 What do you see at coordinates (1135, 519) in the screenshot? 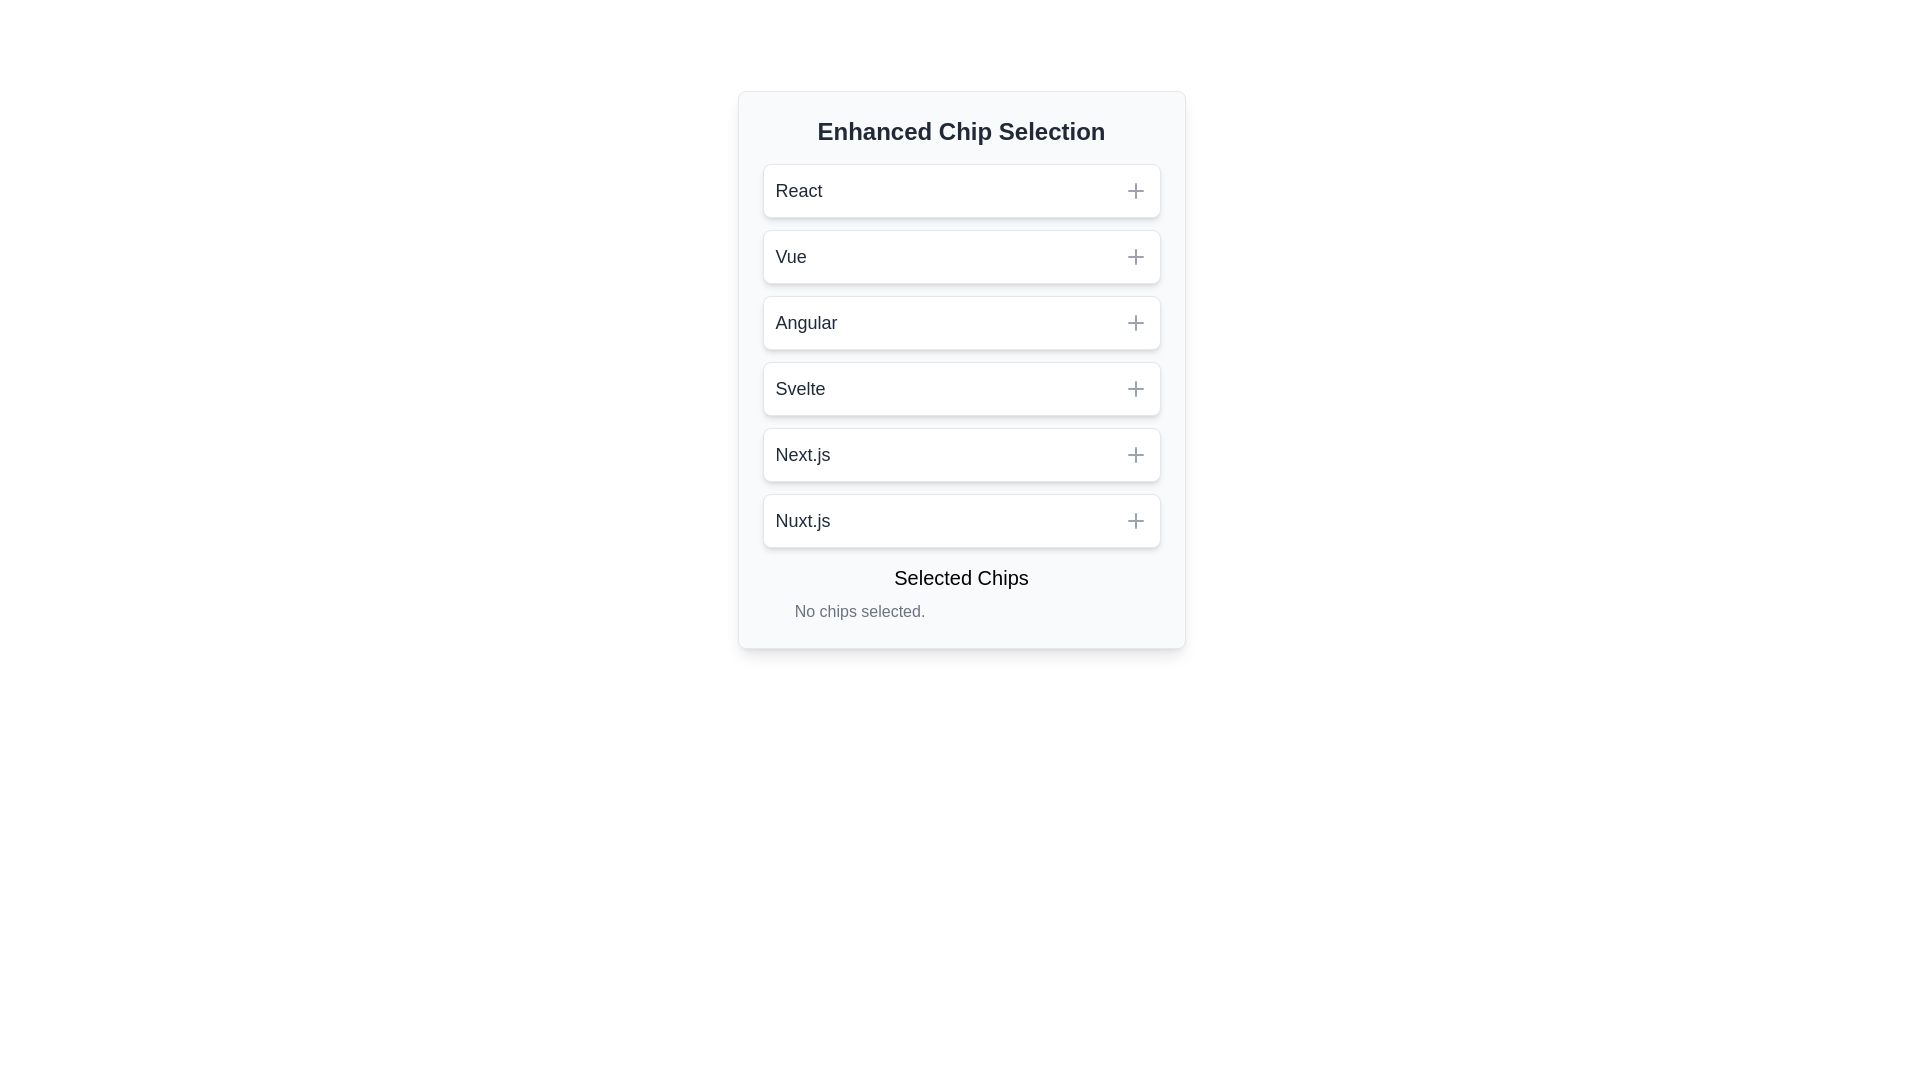
I see `the interactive icon on the right edge of the 'Nuxt.js' button` at bounding box center [1135, 519].